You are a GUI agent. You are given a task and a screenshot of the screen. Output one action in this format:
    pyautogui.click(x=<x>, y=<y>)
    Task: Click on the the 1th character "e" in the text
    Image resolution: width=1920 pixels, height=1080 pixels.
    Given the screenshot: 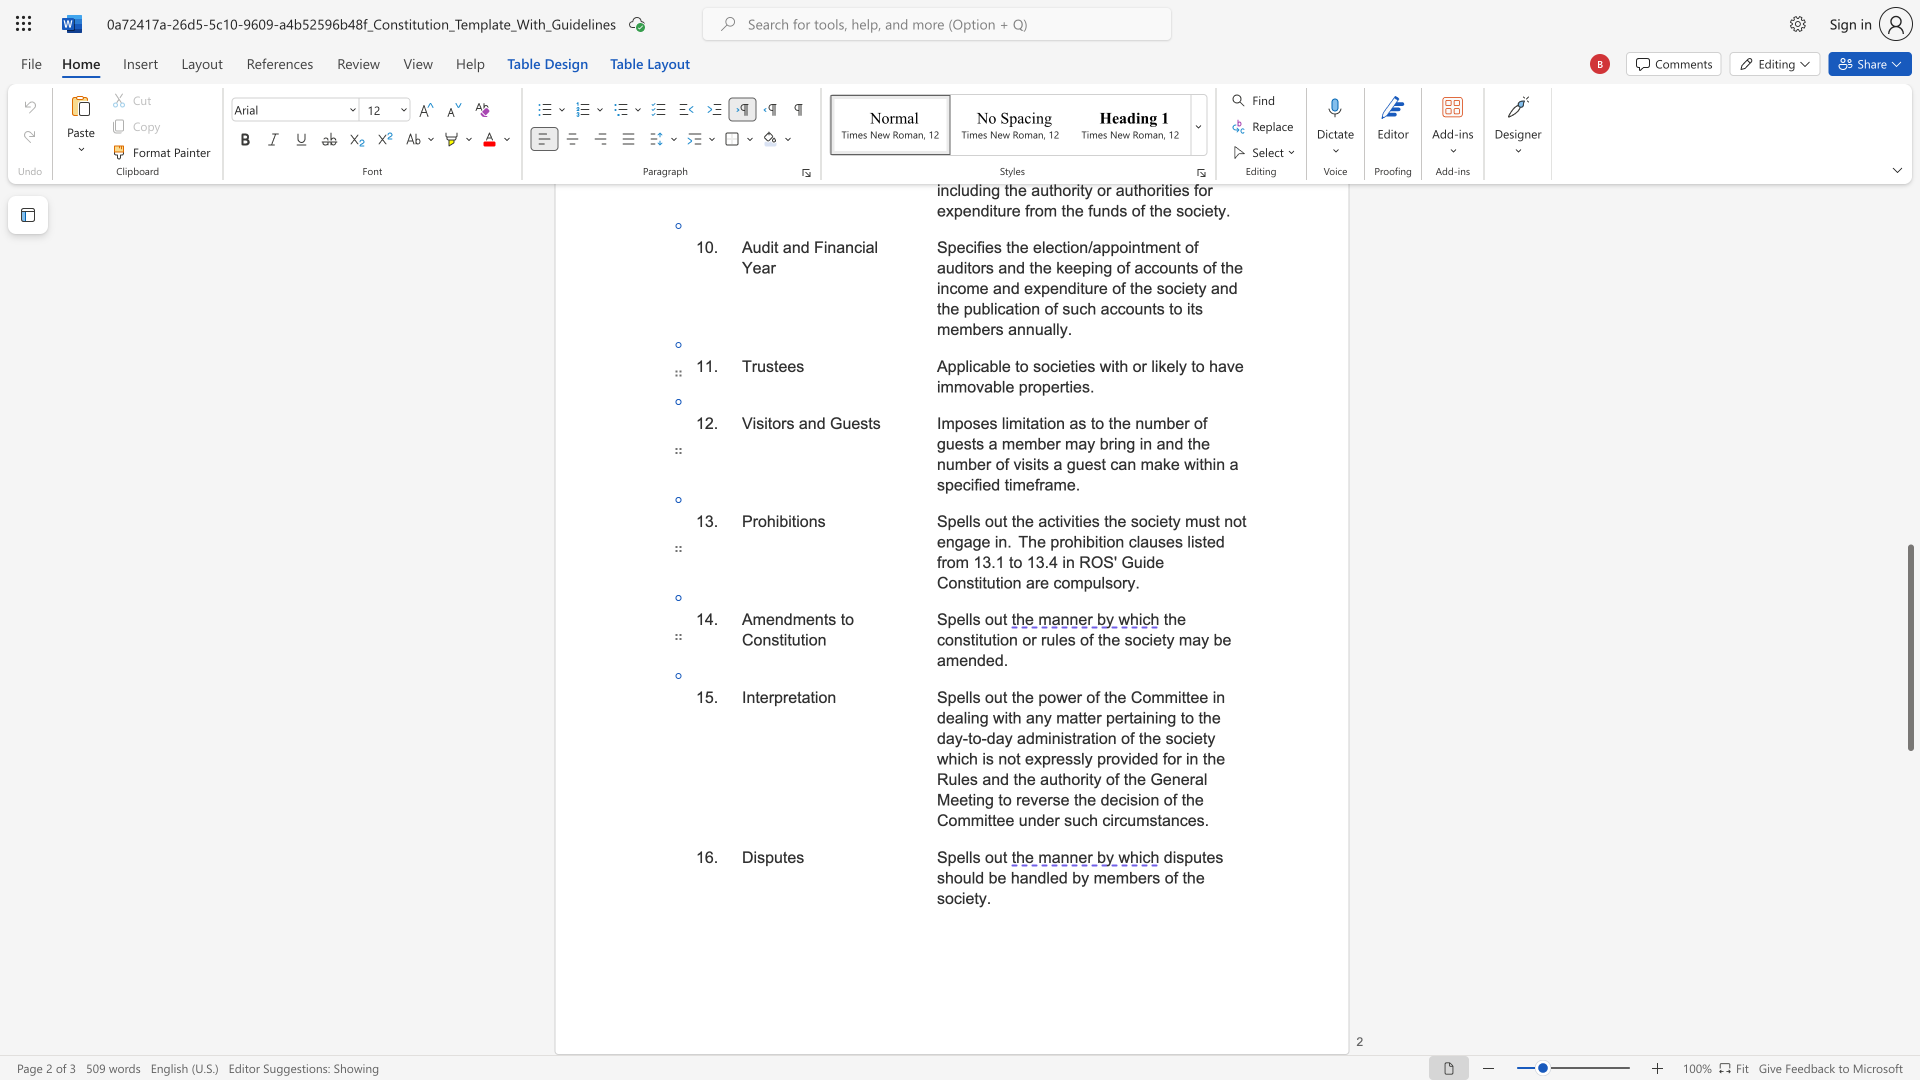 What is the action you would take?
    pyautogui.click(x=1118, y=716)
    